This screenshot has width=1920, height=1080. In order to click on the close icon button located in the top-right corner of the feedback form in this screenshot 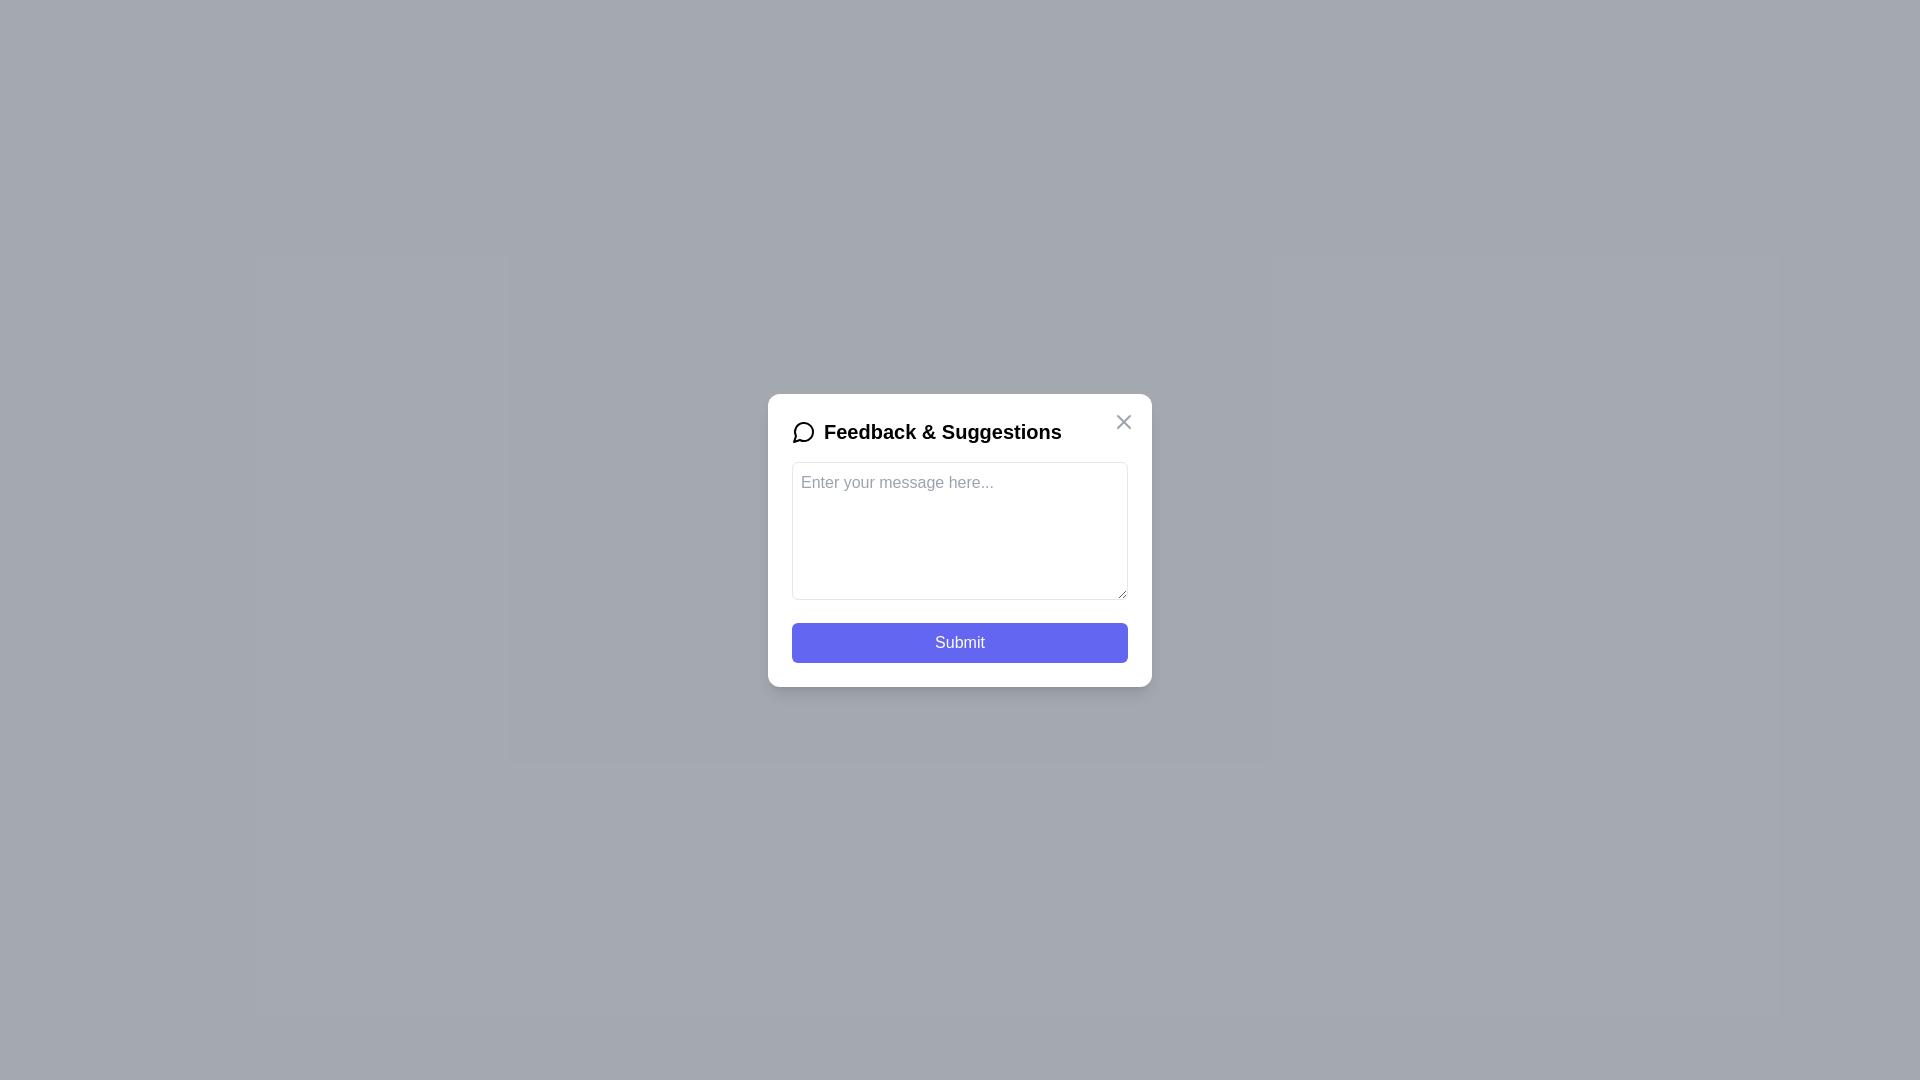, I will do `click(1123, 419)`.